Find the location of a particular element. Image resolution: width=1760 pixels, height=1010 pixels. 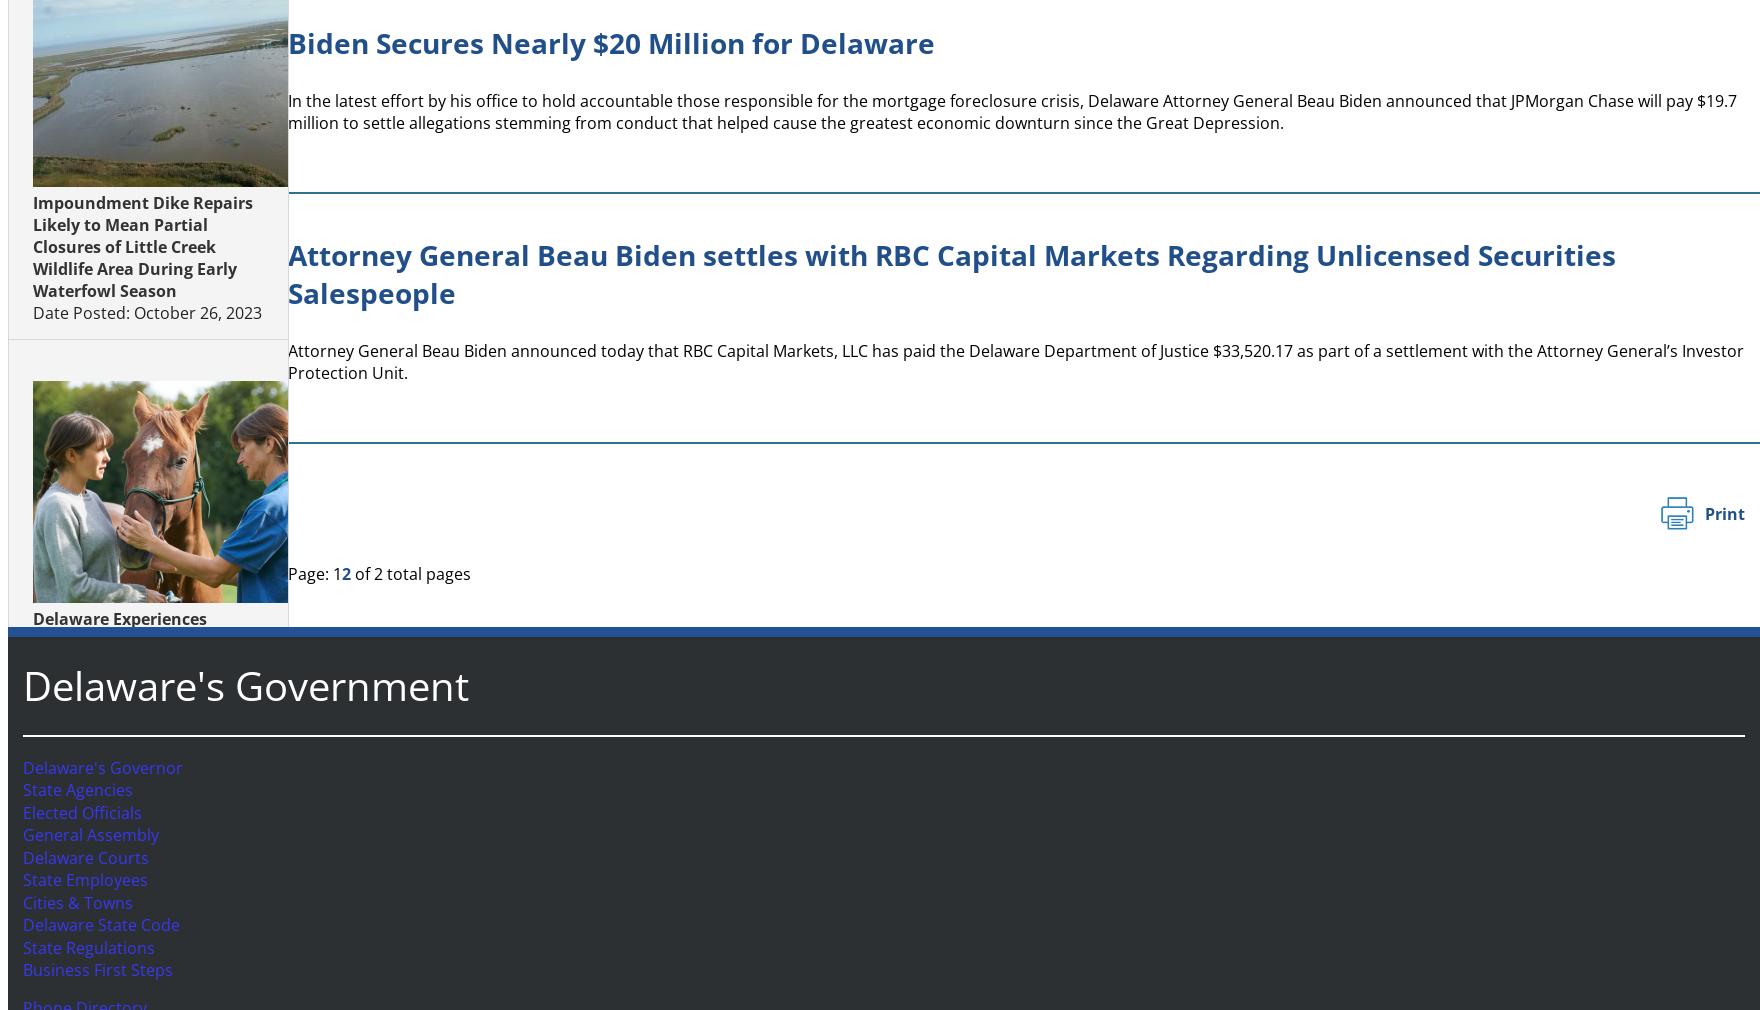

'Delaware Courts' is located at coordinates (80, 856).